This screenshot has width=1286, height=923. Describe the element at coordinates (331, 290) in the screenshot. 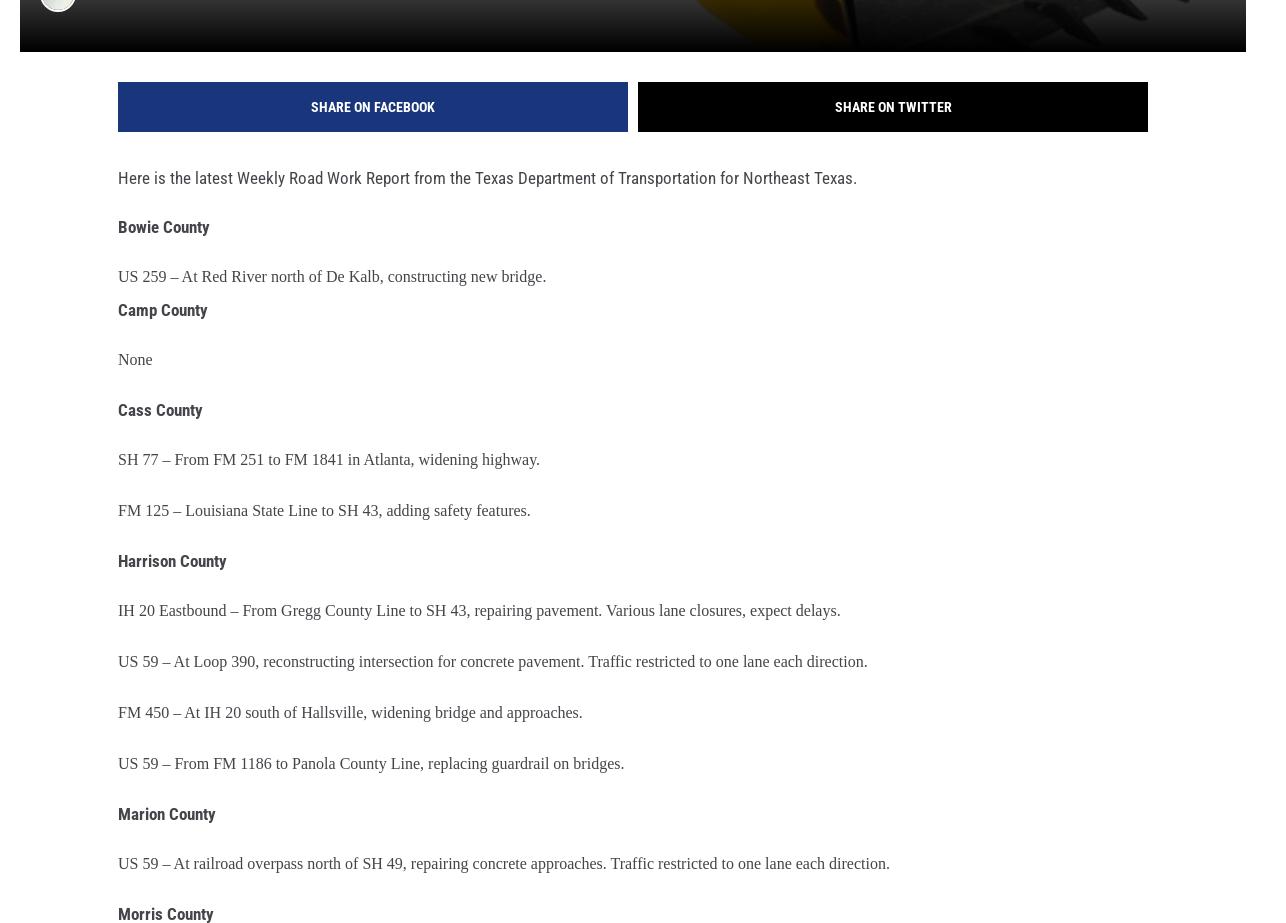

I see `'US 259 – At Red River north of De Kalb, constructing new bridge.'` at that location.